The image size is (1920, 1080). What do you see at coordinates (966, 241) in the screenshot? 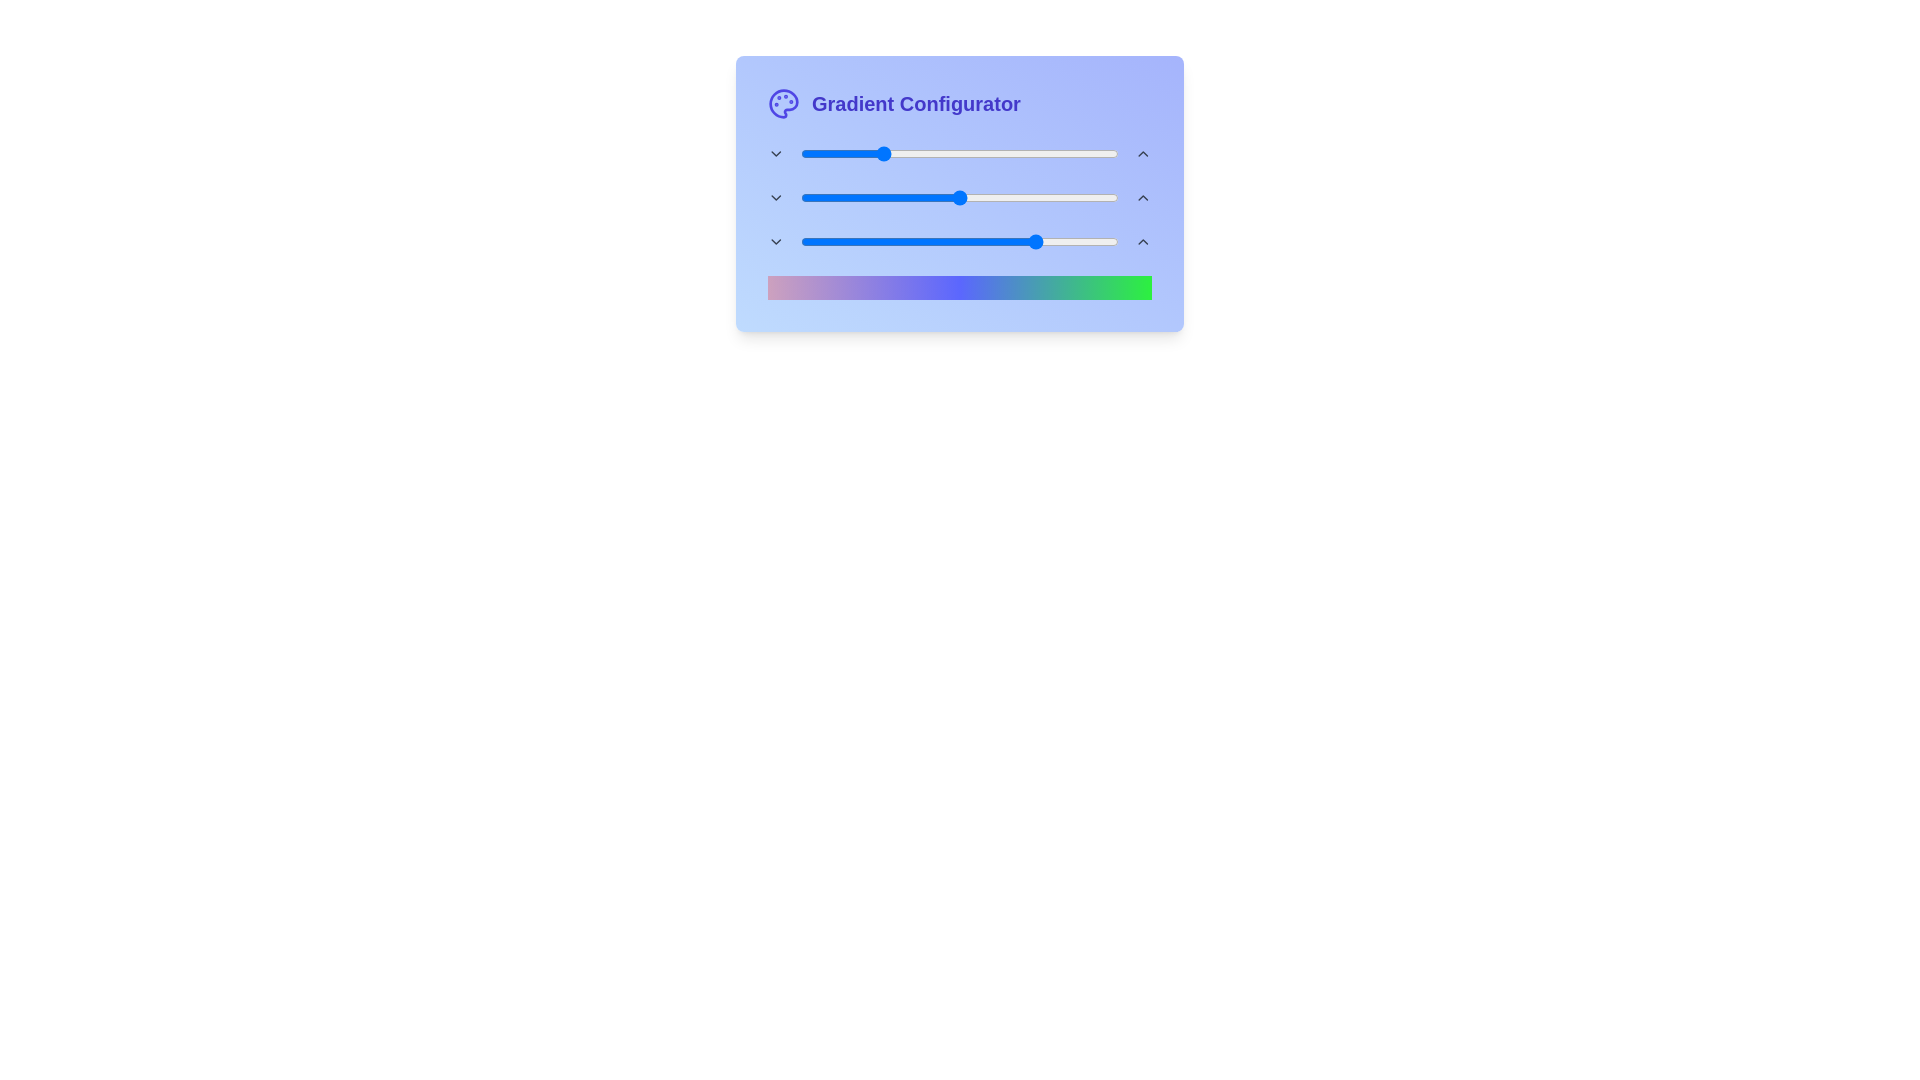
I see `the end gradient slider to 52` at bounding box center [966, 241].